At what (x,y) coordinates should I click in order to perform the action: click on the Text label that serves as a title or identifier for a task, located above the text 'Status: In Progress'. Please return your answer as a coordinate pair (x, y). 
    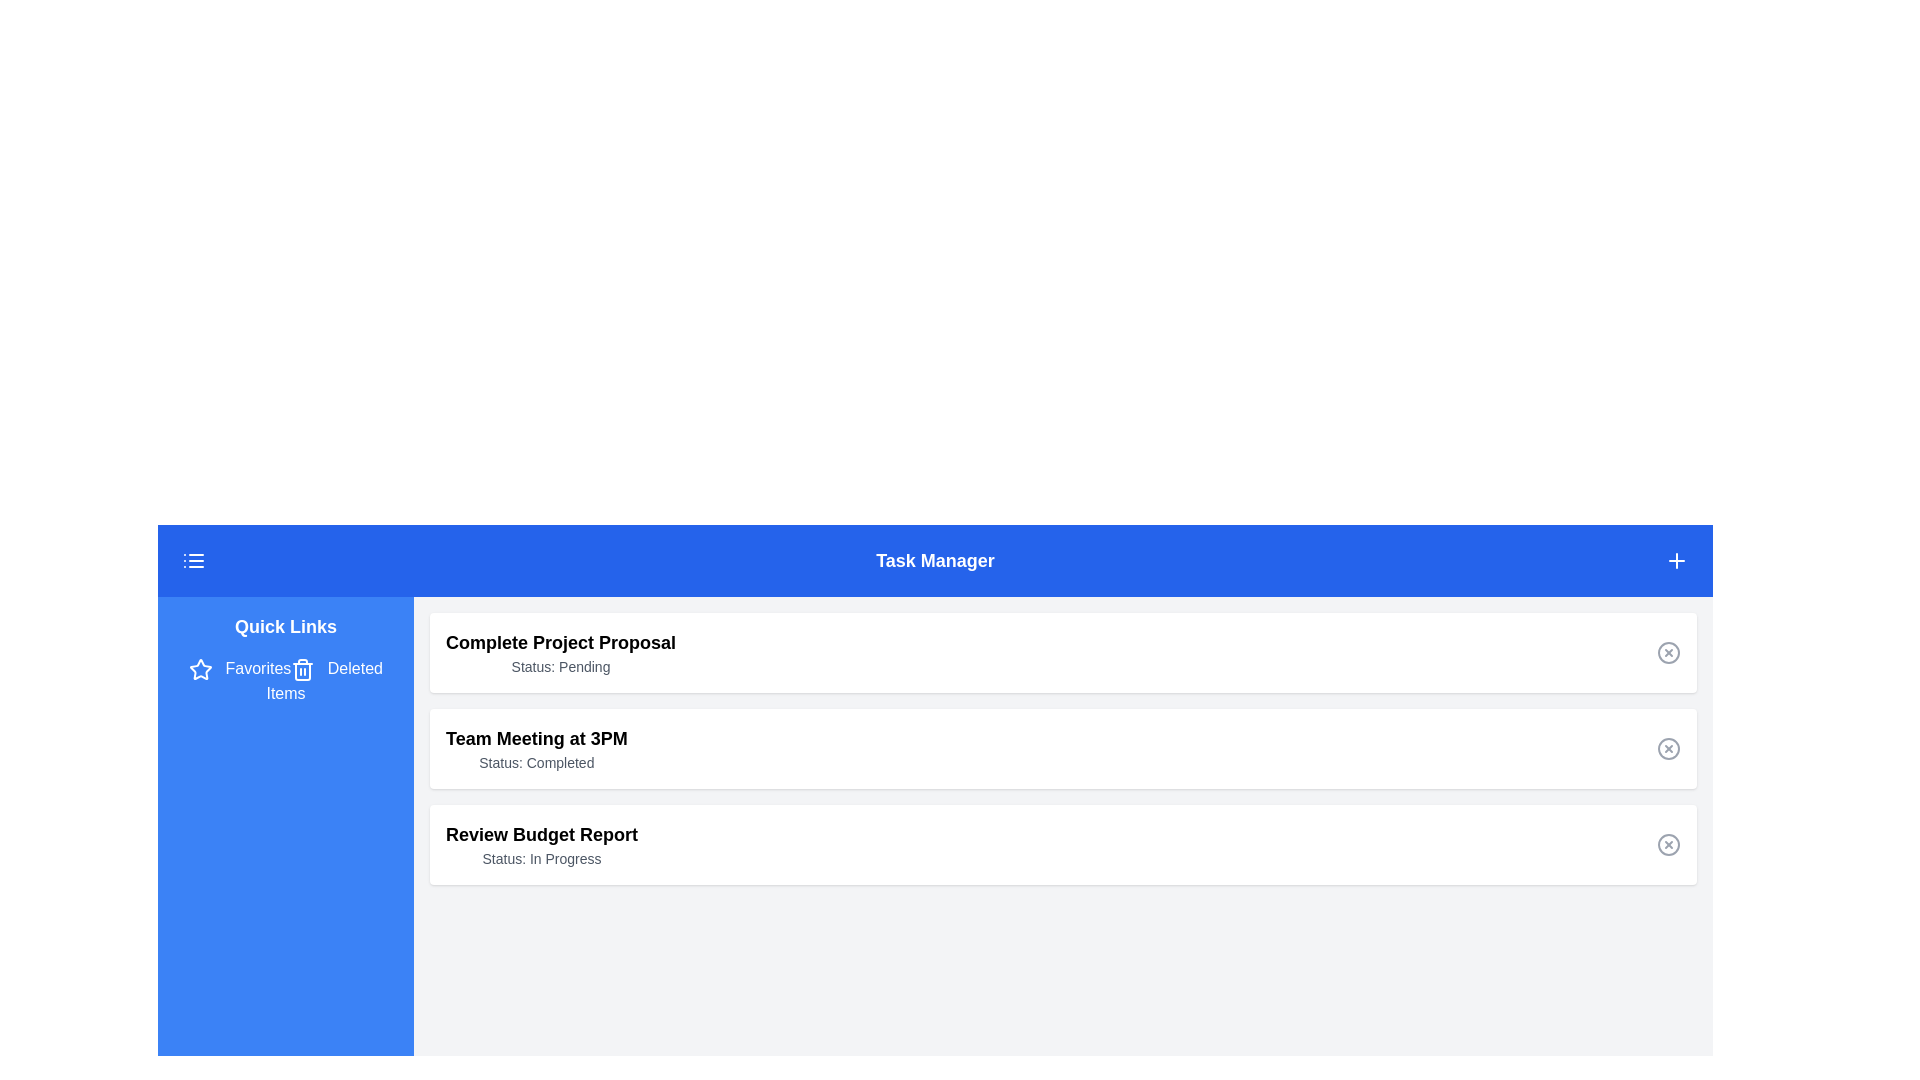
    Looking at the image, I should click on (542, 834).